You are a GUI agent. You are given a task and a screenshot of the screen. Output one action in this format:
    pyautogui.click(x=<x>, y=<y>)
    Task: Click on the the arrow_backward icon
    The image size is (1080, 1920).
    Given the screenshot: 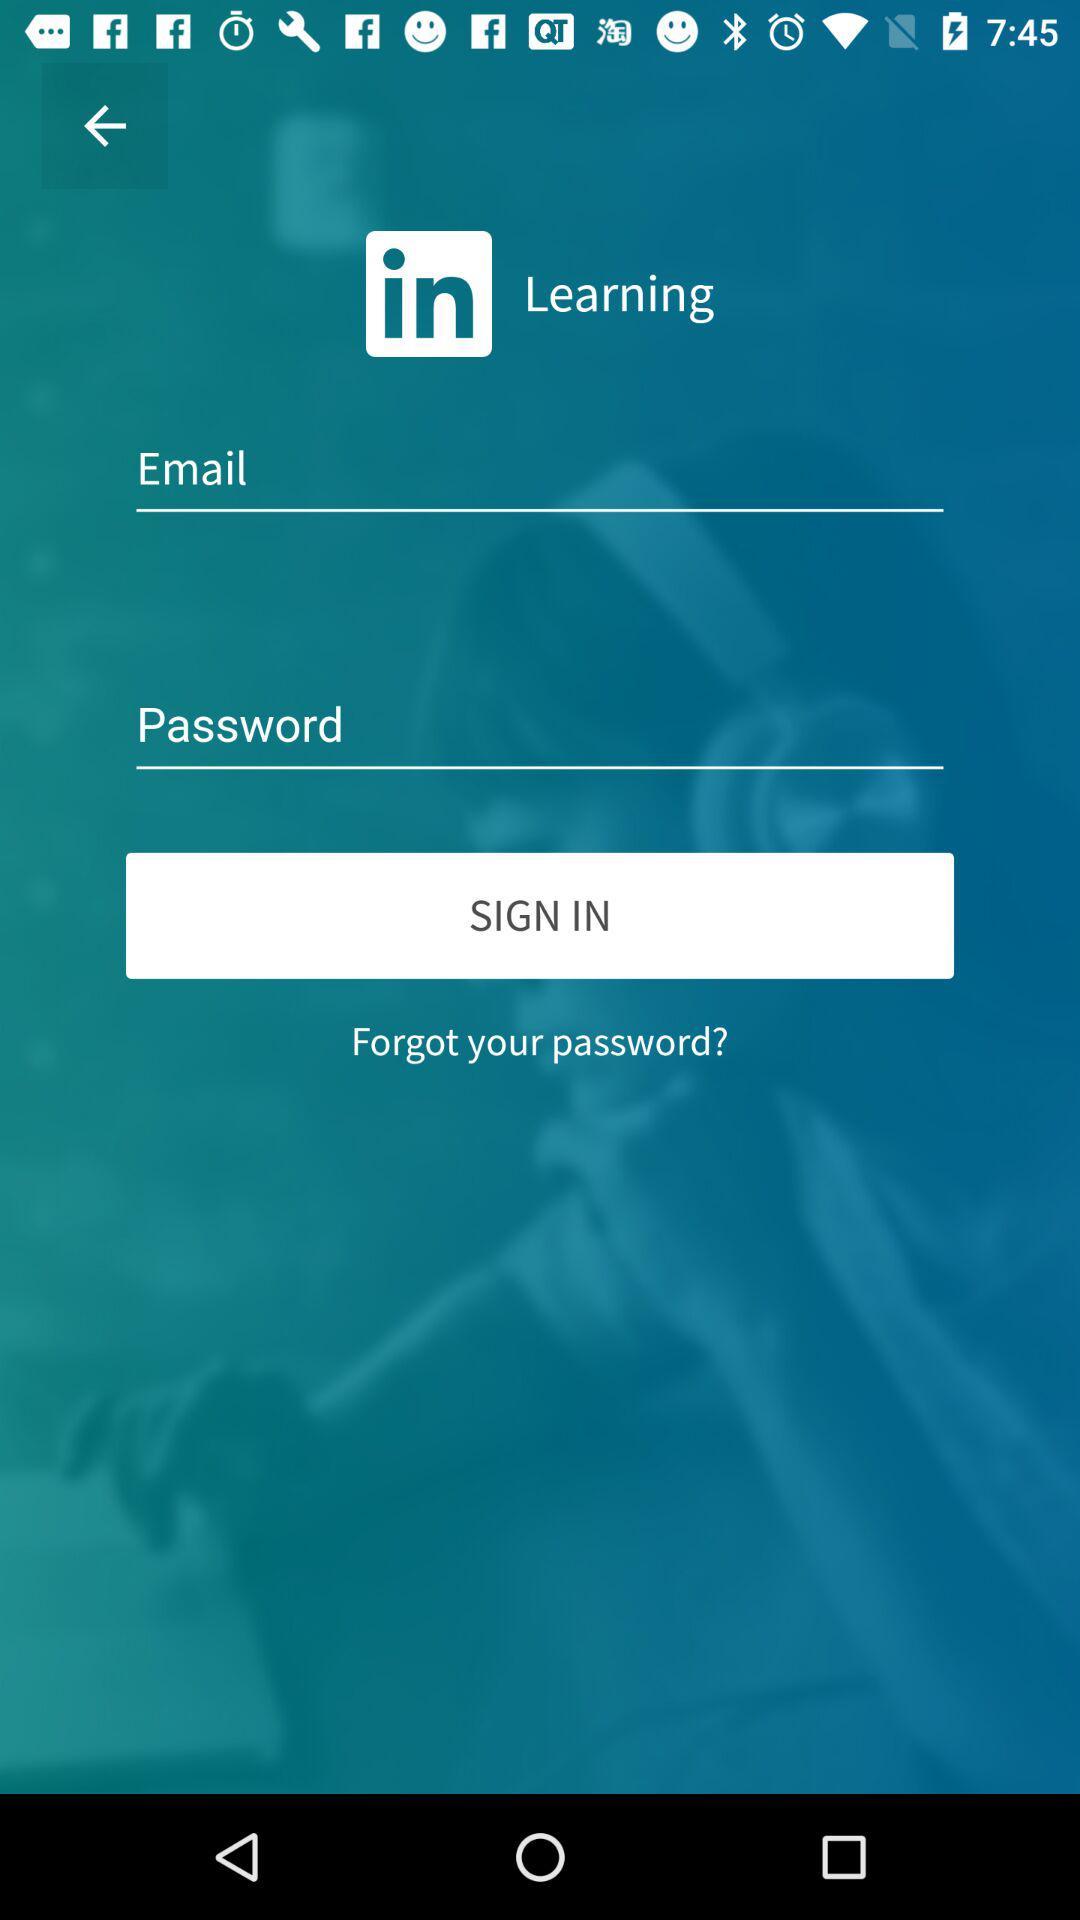 What is the action you would take?
    pyautogui.click(x=104, y=124)
    